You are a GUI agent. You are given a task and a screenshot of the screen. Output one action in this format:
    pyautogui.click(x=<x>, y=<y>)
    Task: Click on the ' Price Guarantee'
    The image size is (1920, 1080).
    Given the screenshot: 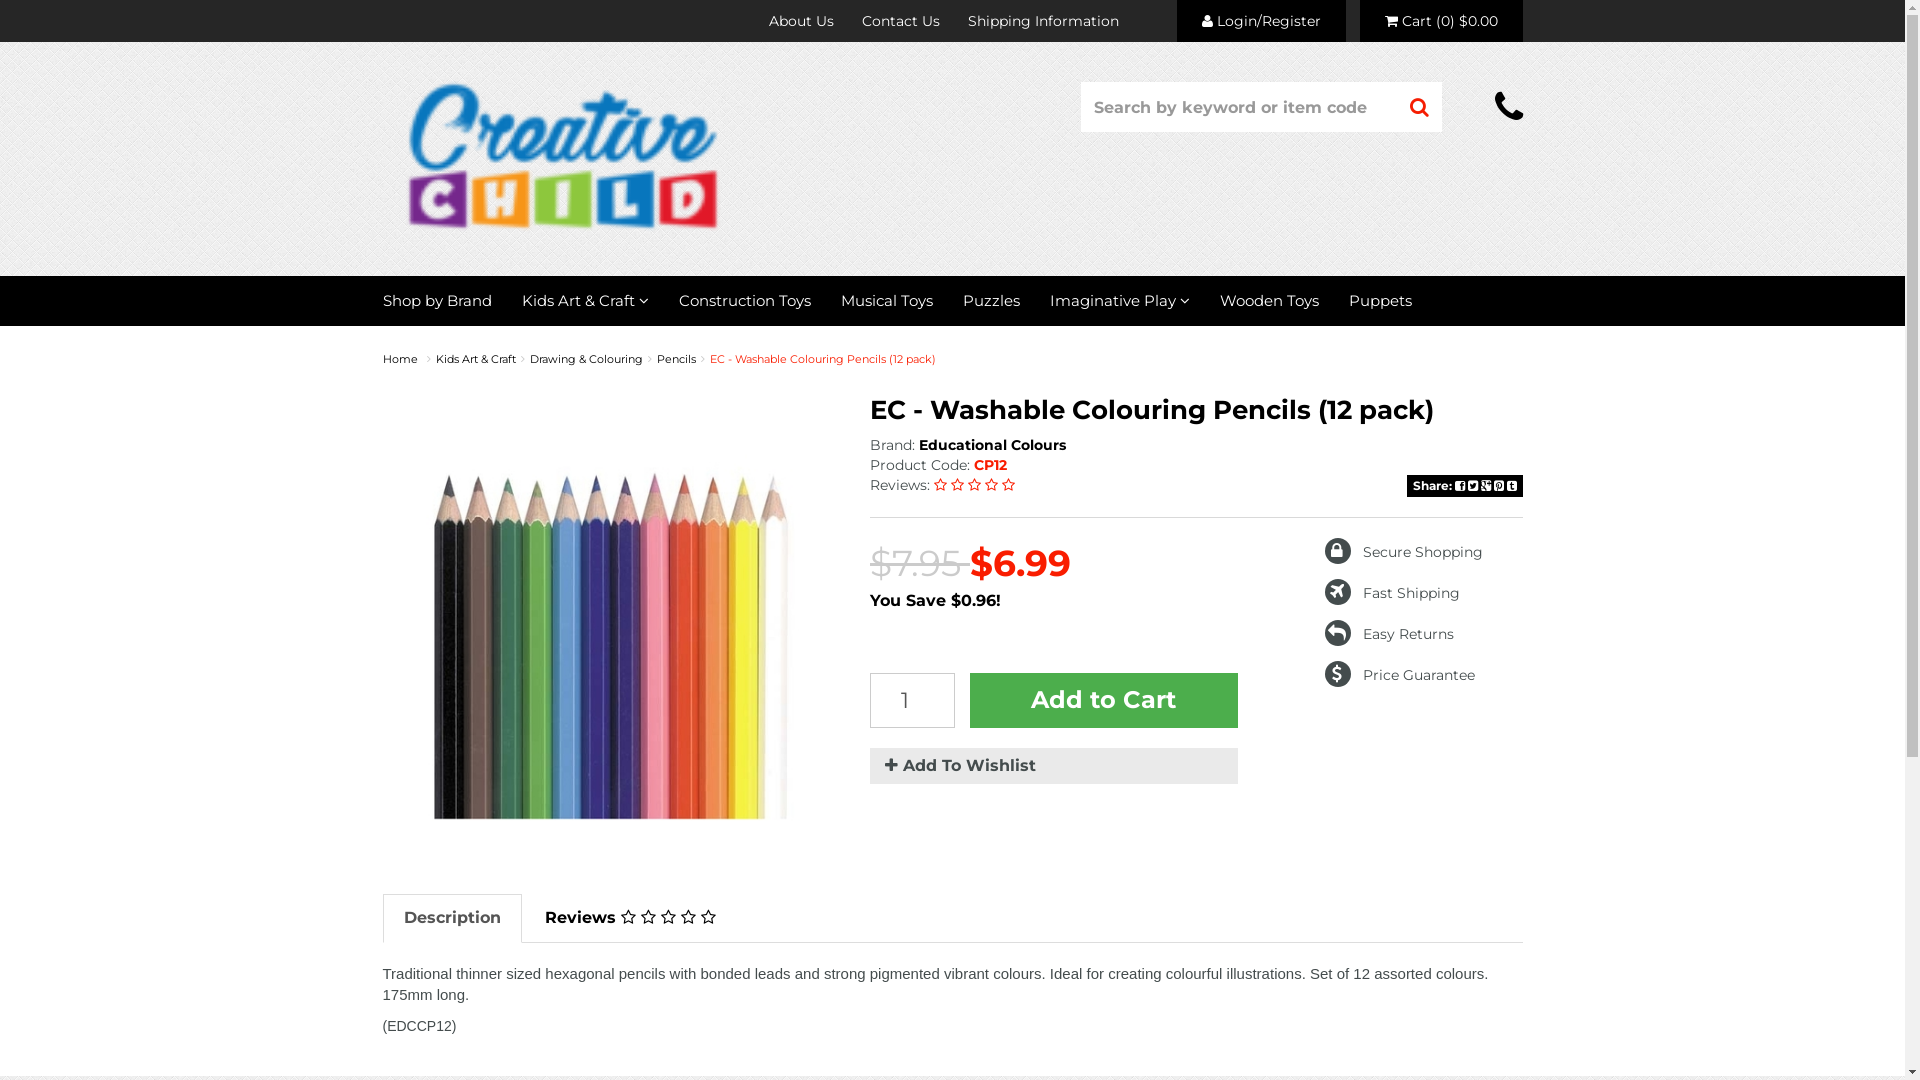 What is the action you would take?
    pyautogui.click(x=1399, y=675)
    